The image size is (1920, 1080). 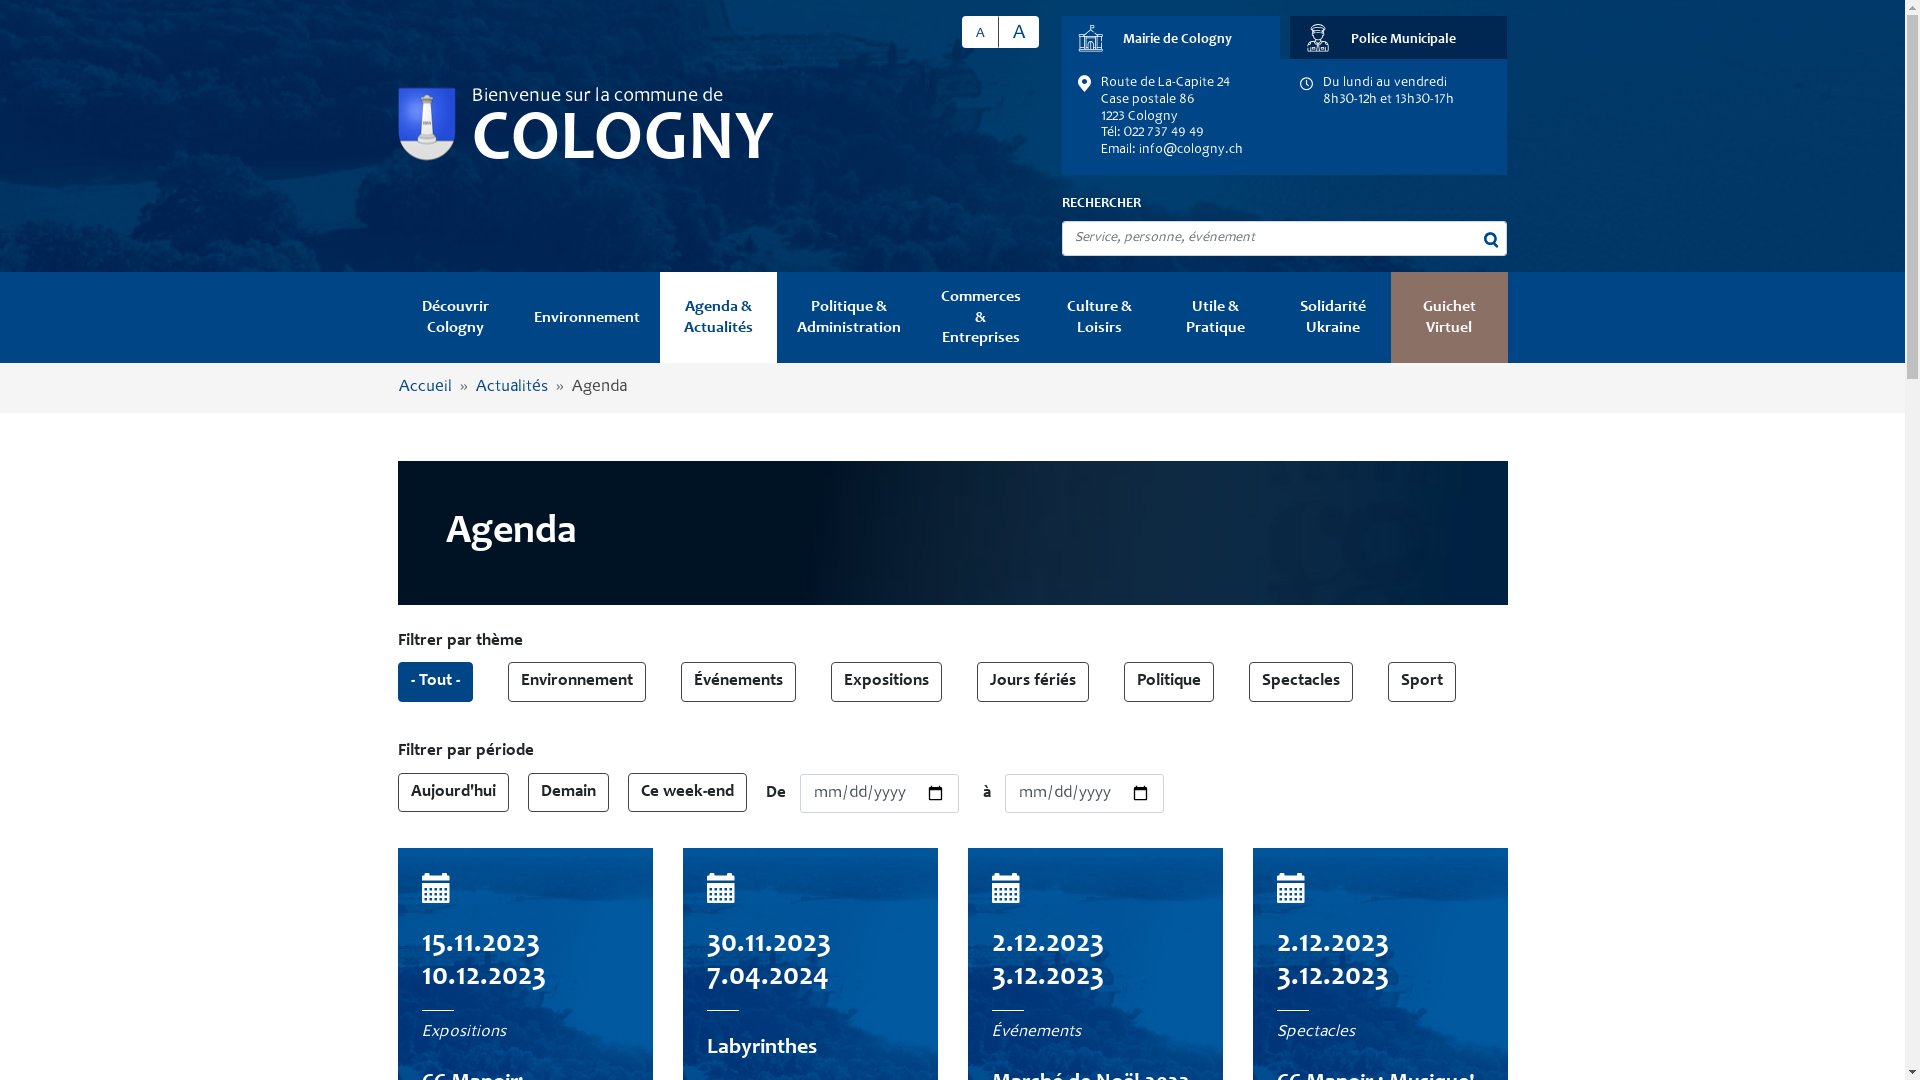 I want to click on 'Sport', so click(x=1420, y=681).